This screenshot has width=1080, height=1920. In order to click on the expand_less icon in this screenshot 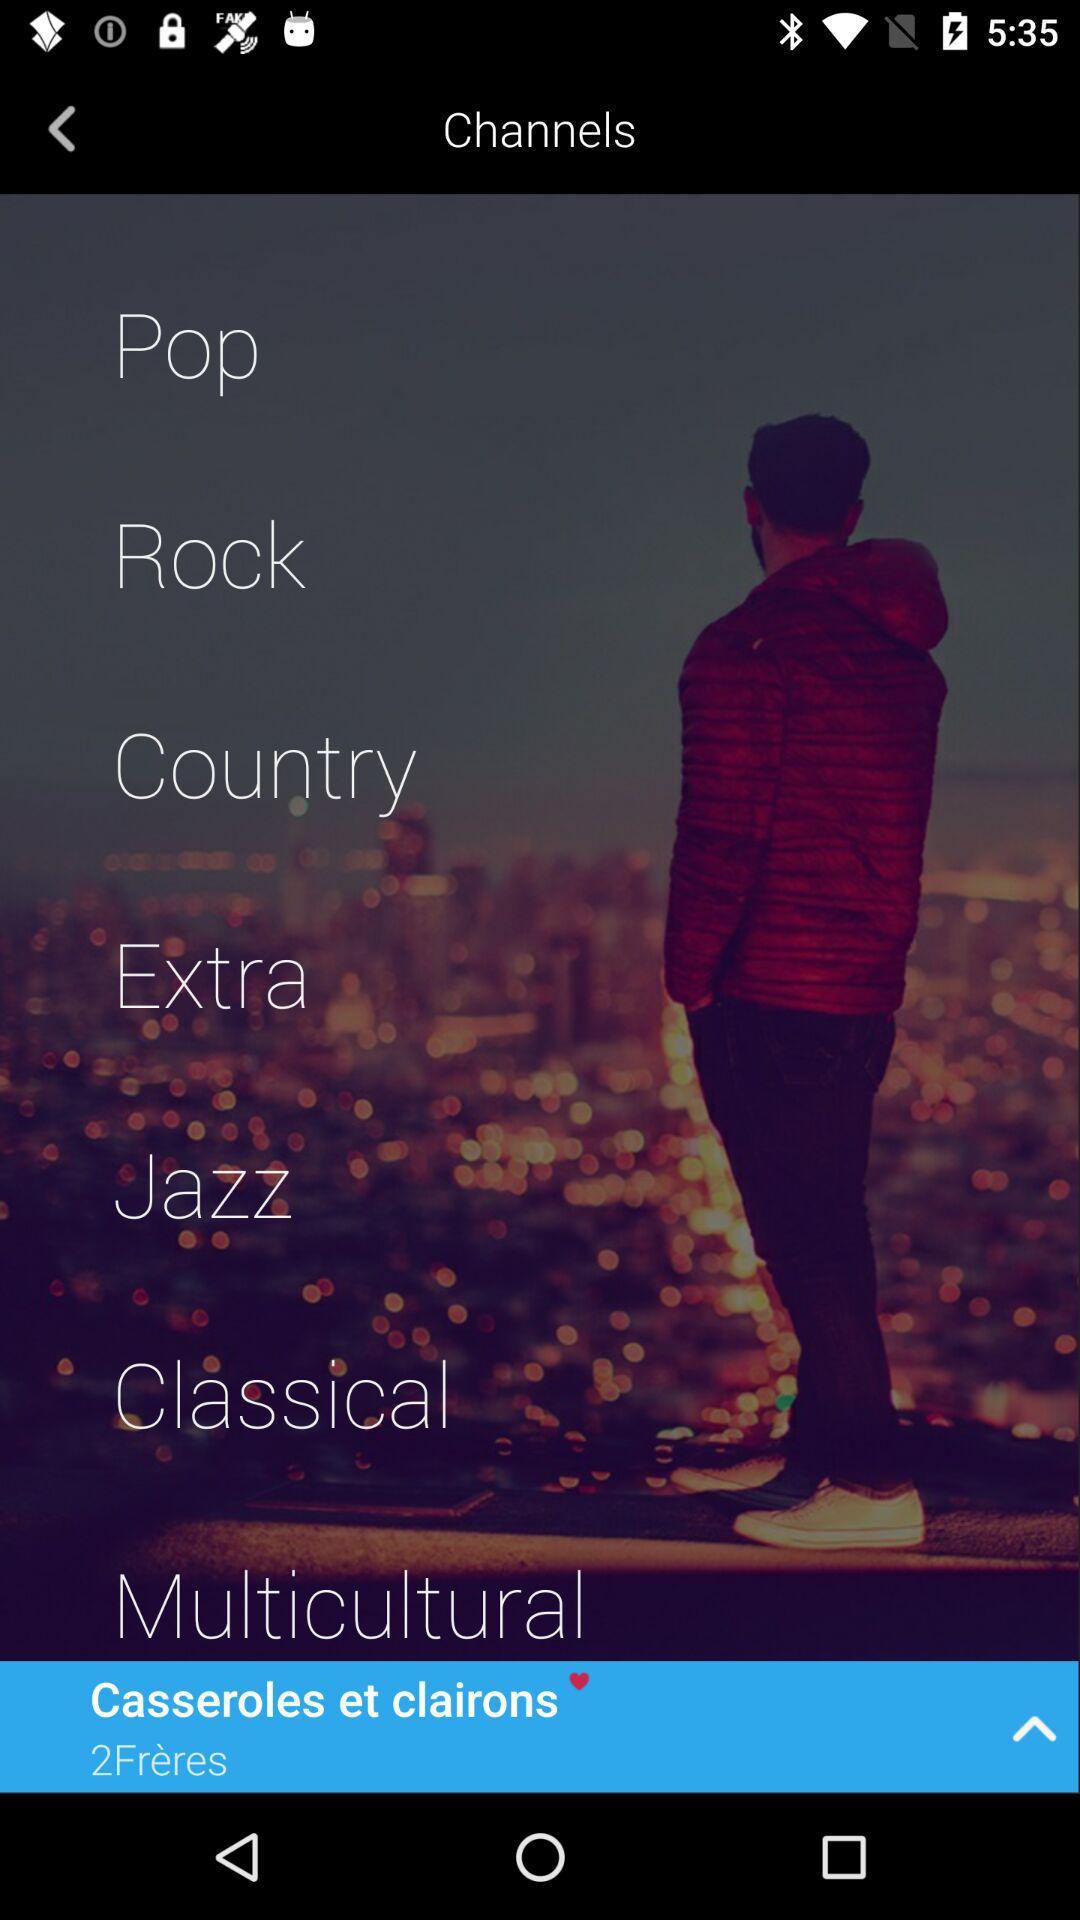, I will do `click(1034, 1725)`.